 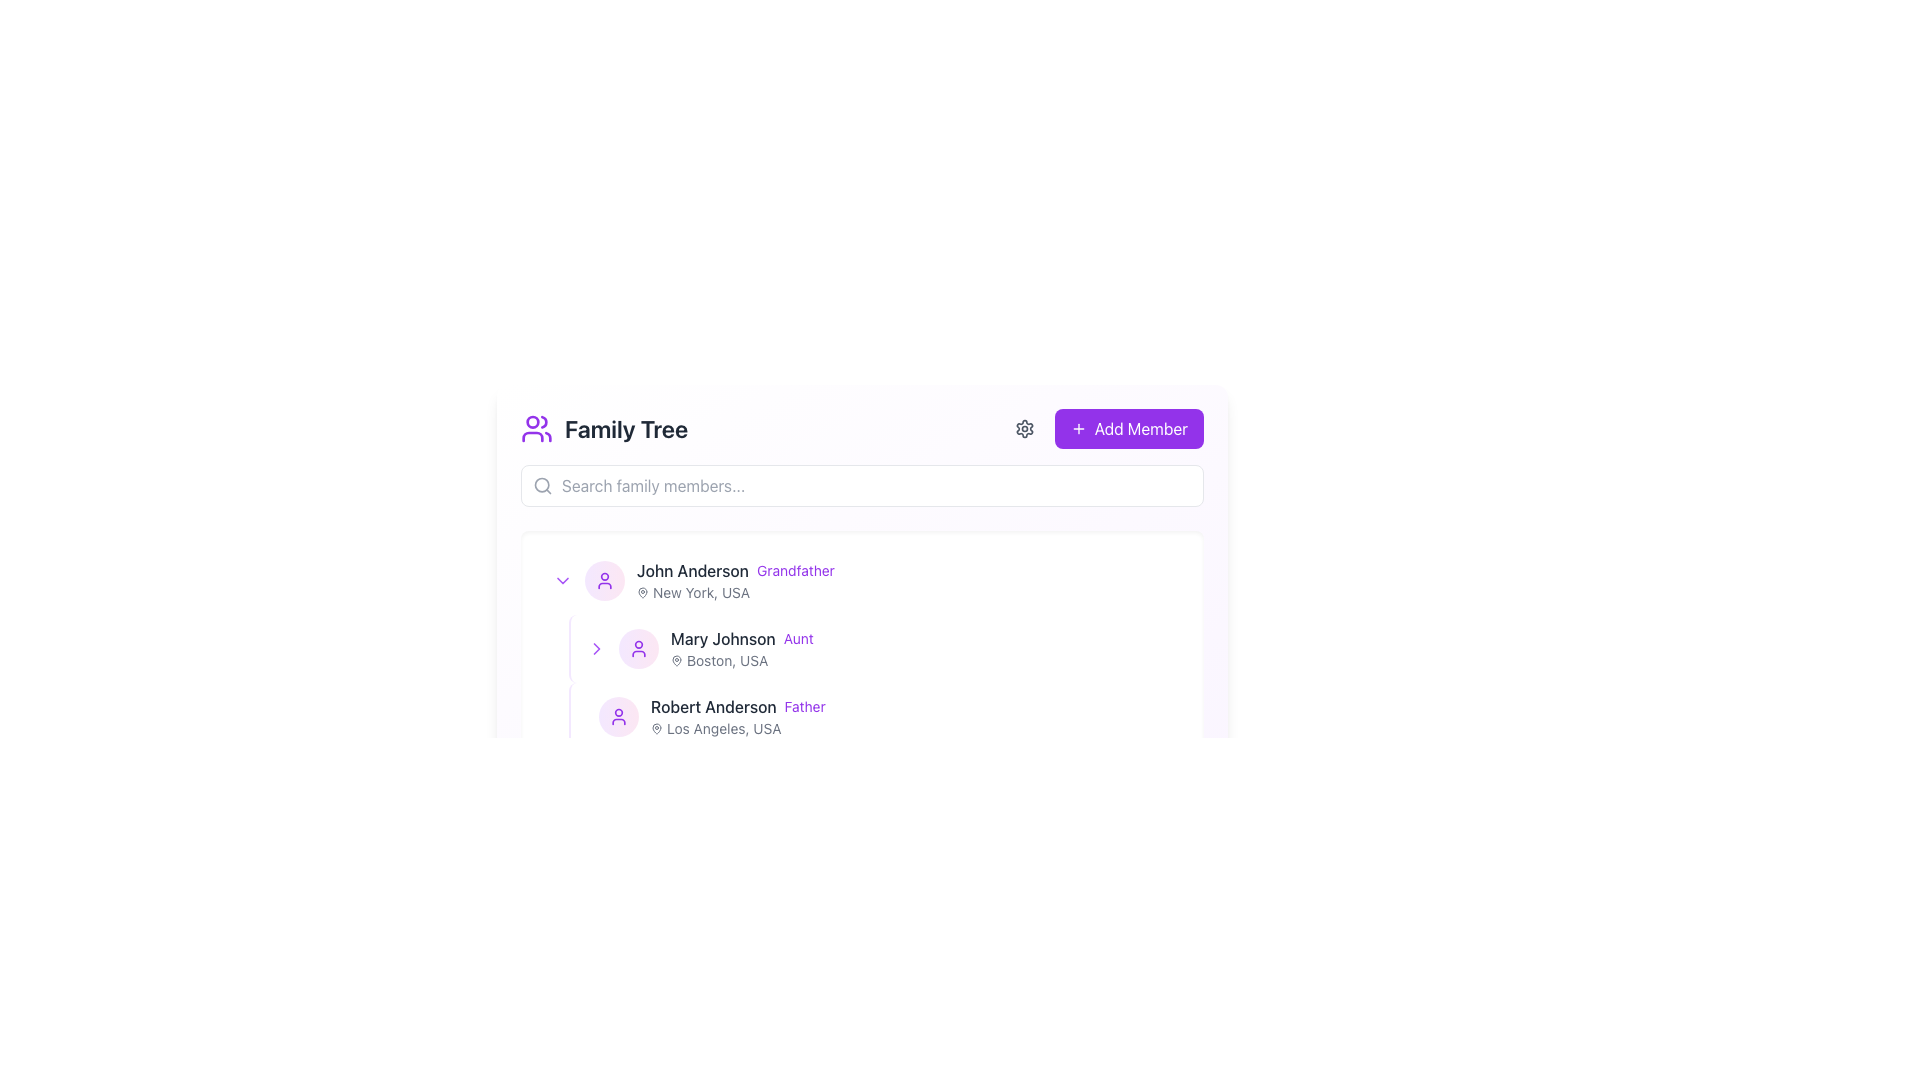 What do you see at coordinates (797, 639) in the screenshot?
I see `the text label indicating the familial relationship 'Aunt' associated with 'Mary Johnson' in the list` at bounding box center [797, 639].